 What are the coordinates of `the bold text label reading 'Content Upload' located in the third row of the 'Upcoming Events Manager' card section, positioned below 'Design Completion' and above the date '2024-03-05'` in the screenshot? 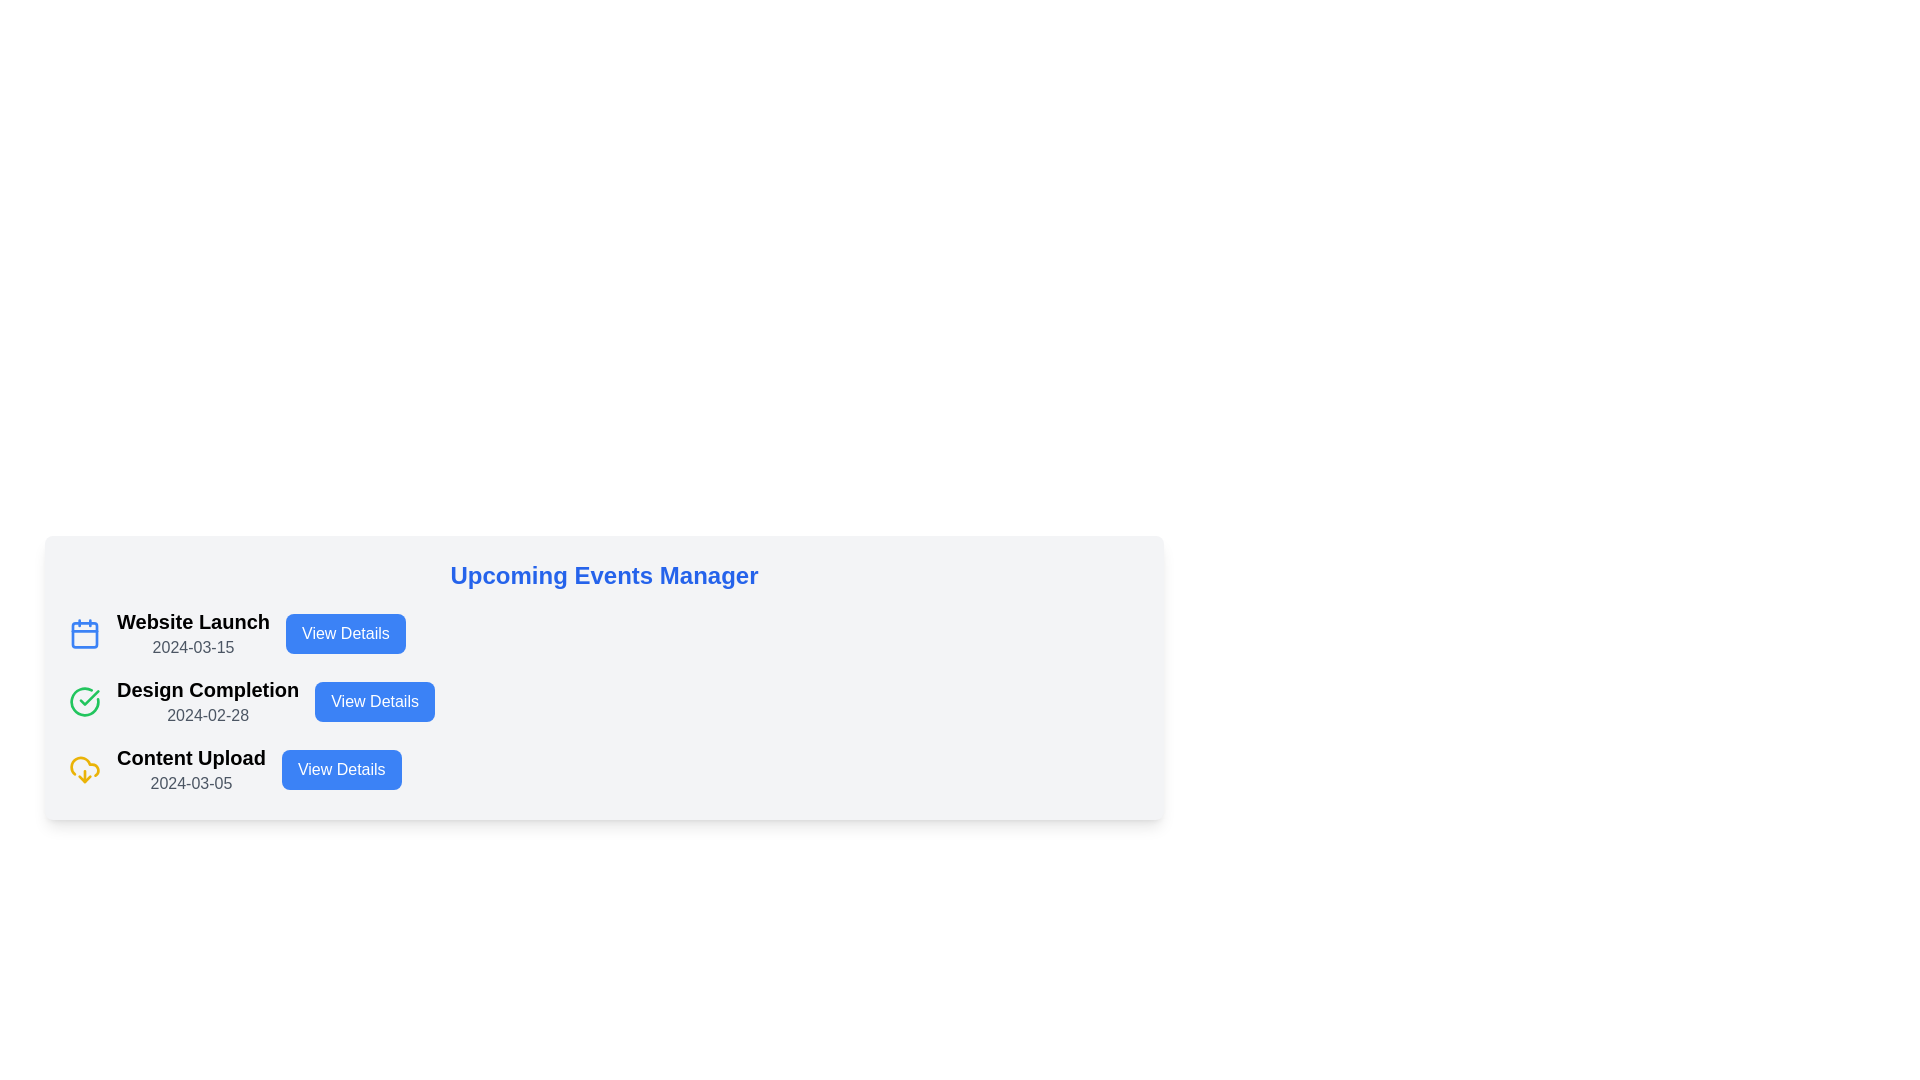 It's located at (191, 758).